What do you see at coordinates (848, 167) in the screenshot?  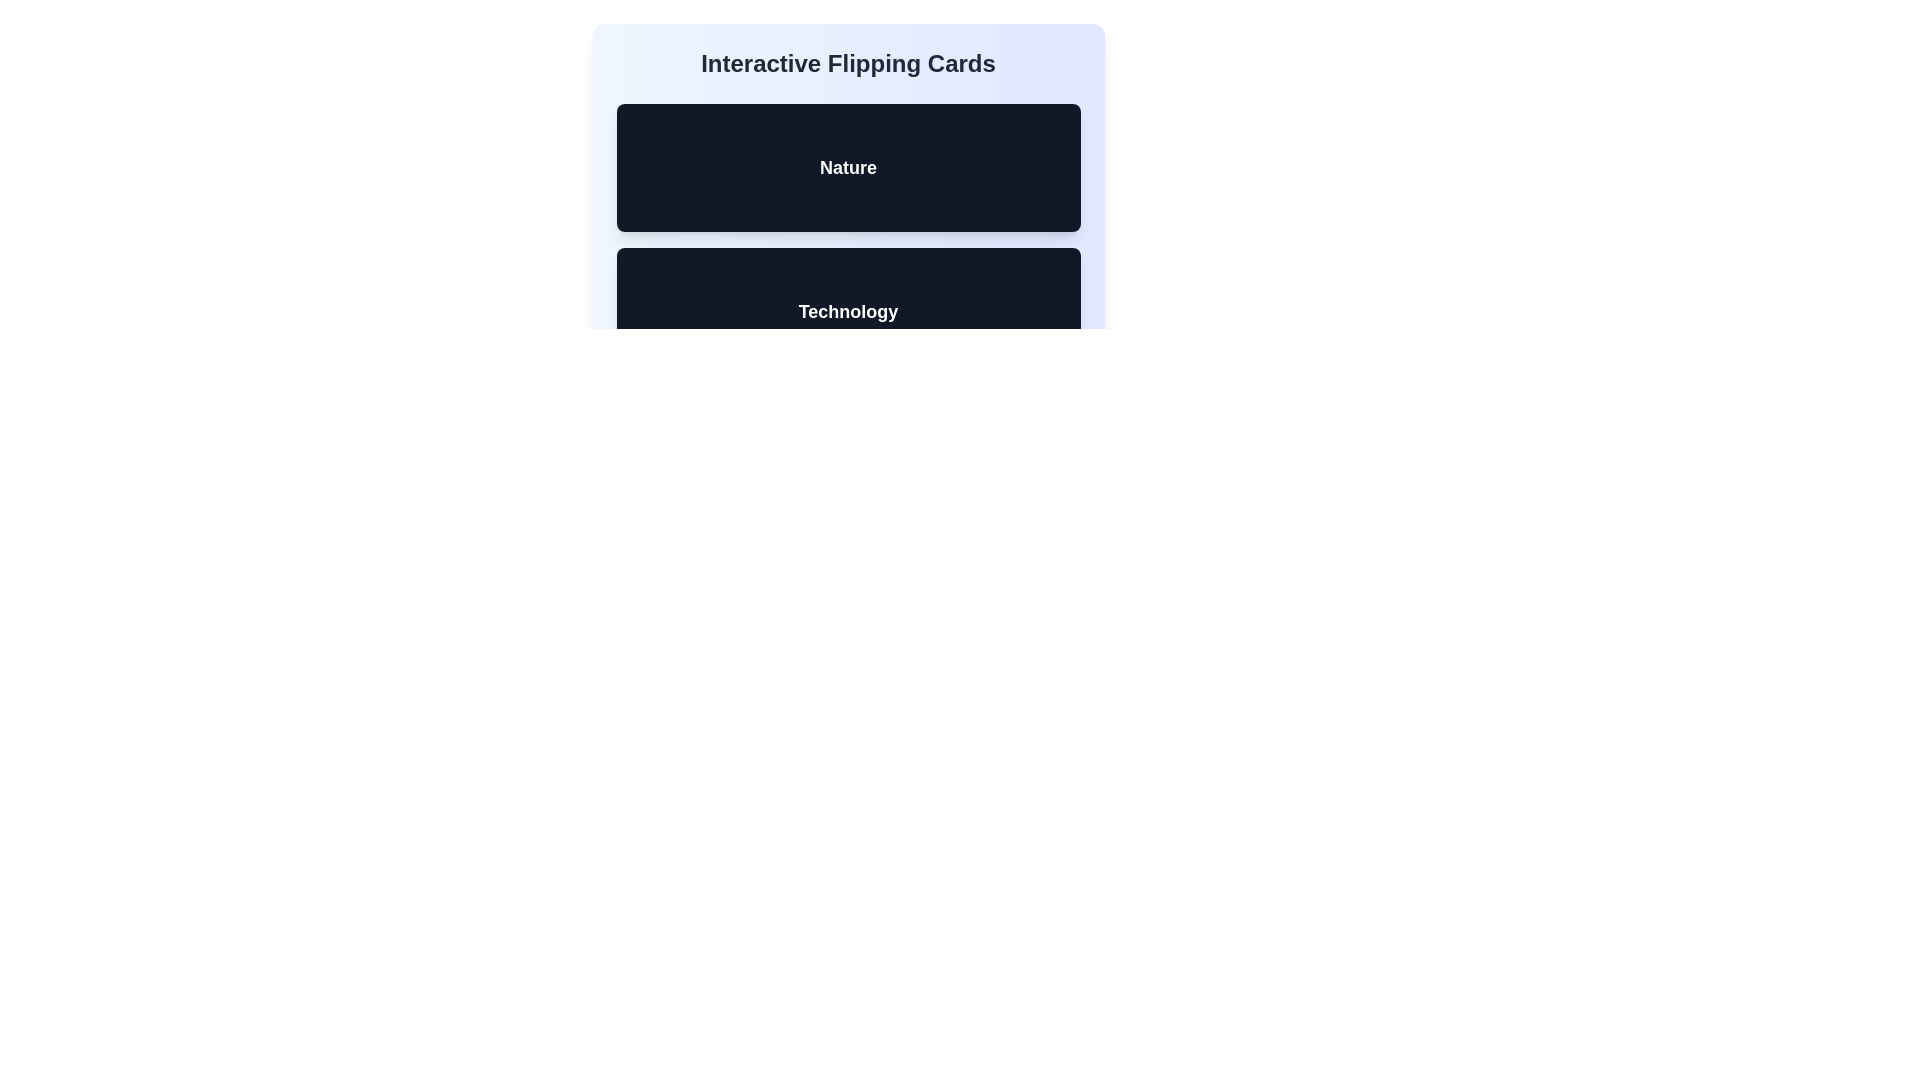 I see `the card labeled Nature to highlight it` at bounding box center [848, 167].